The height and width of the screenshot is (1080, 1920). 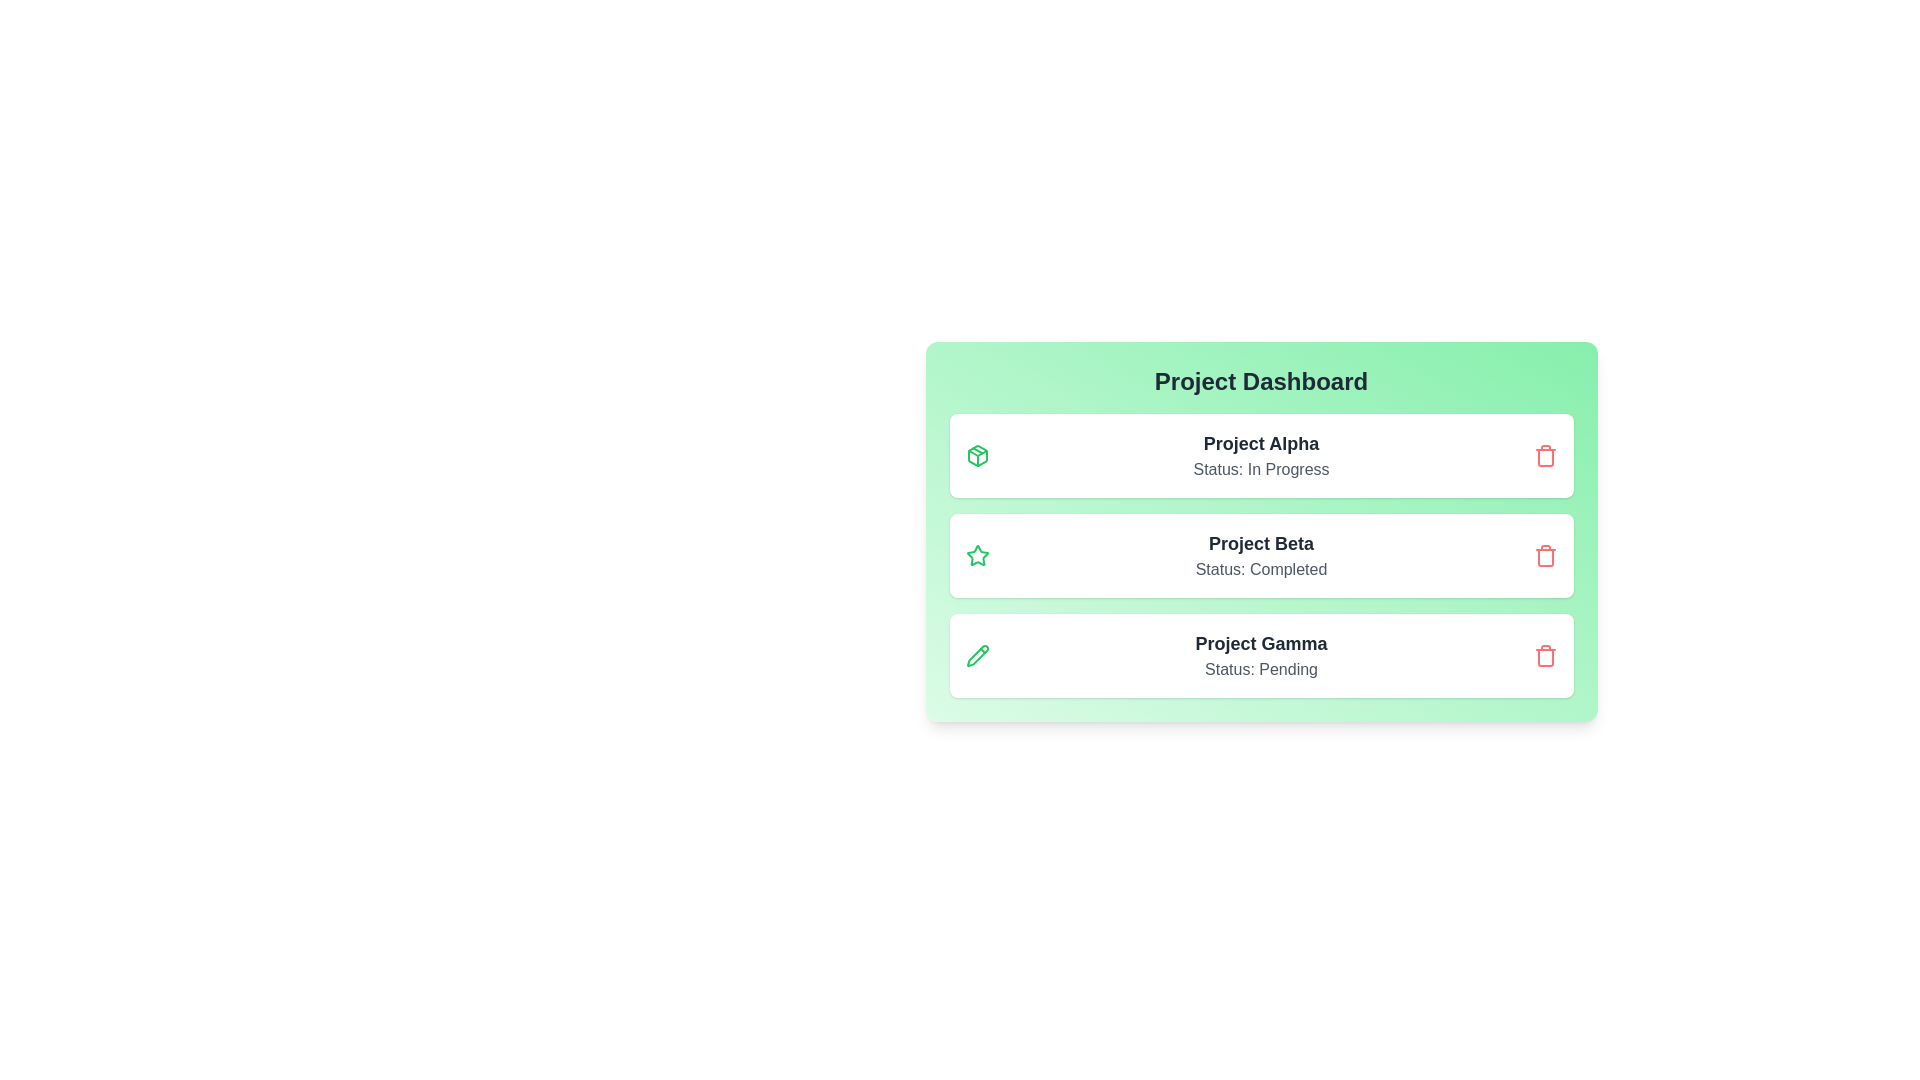 I want to click on the delete button for the project Project Beta, so click(x=1544, y=555).